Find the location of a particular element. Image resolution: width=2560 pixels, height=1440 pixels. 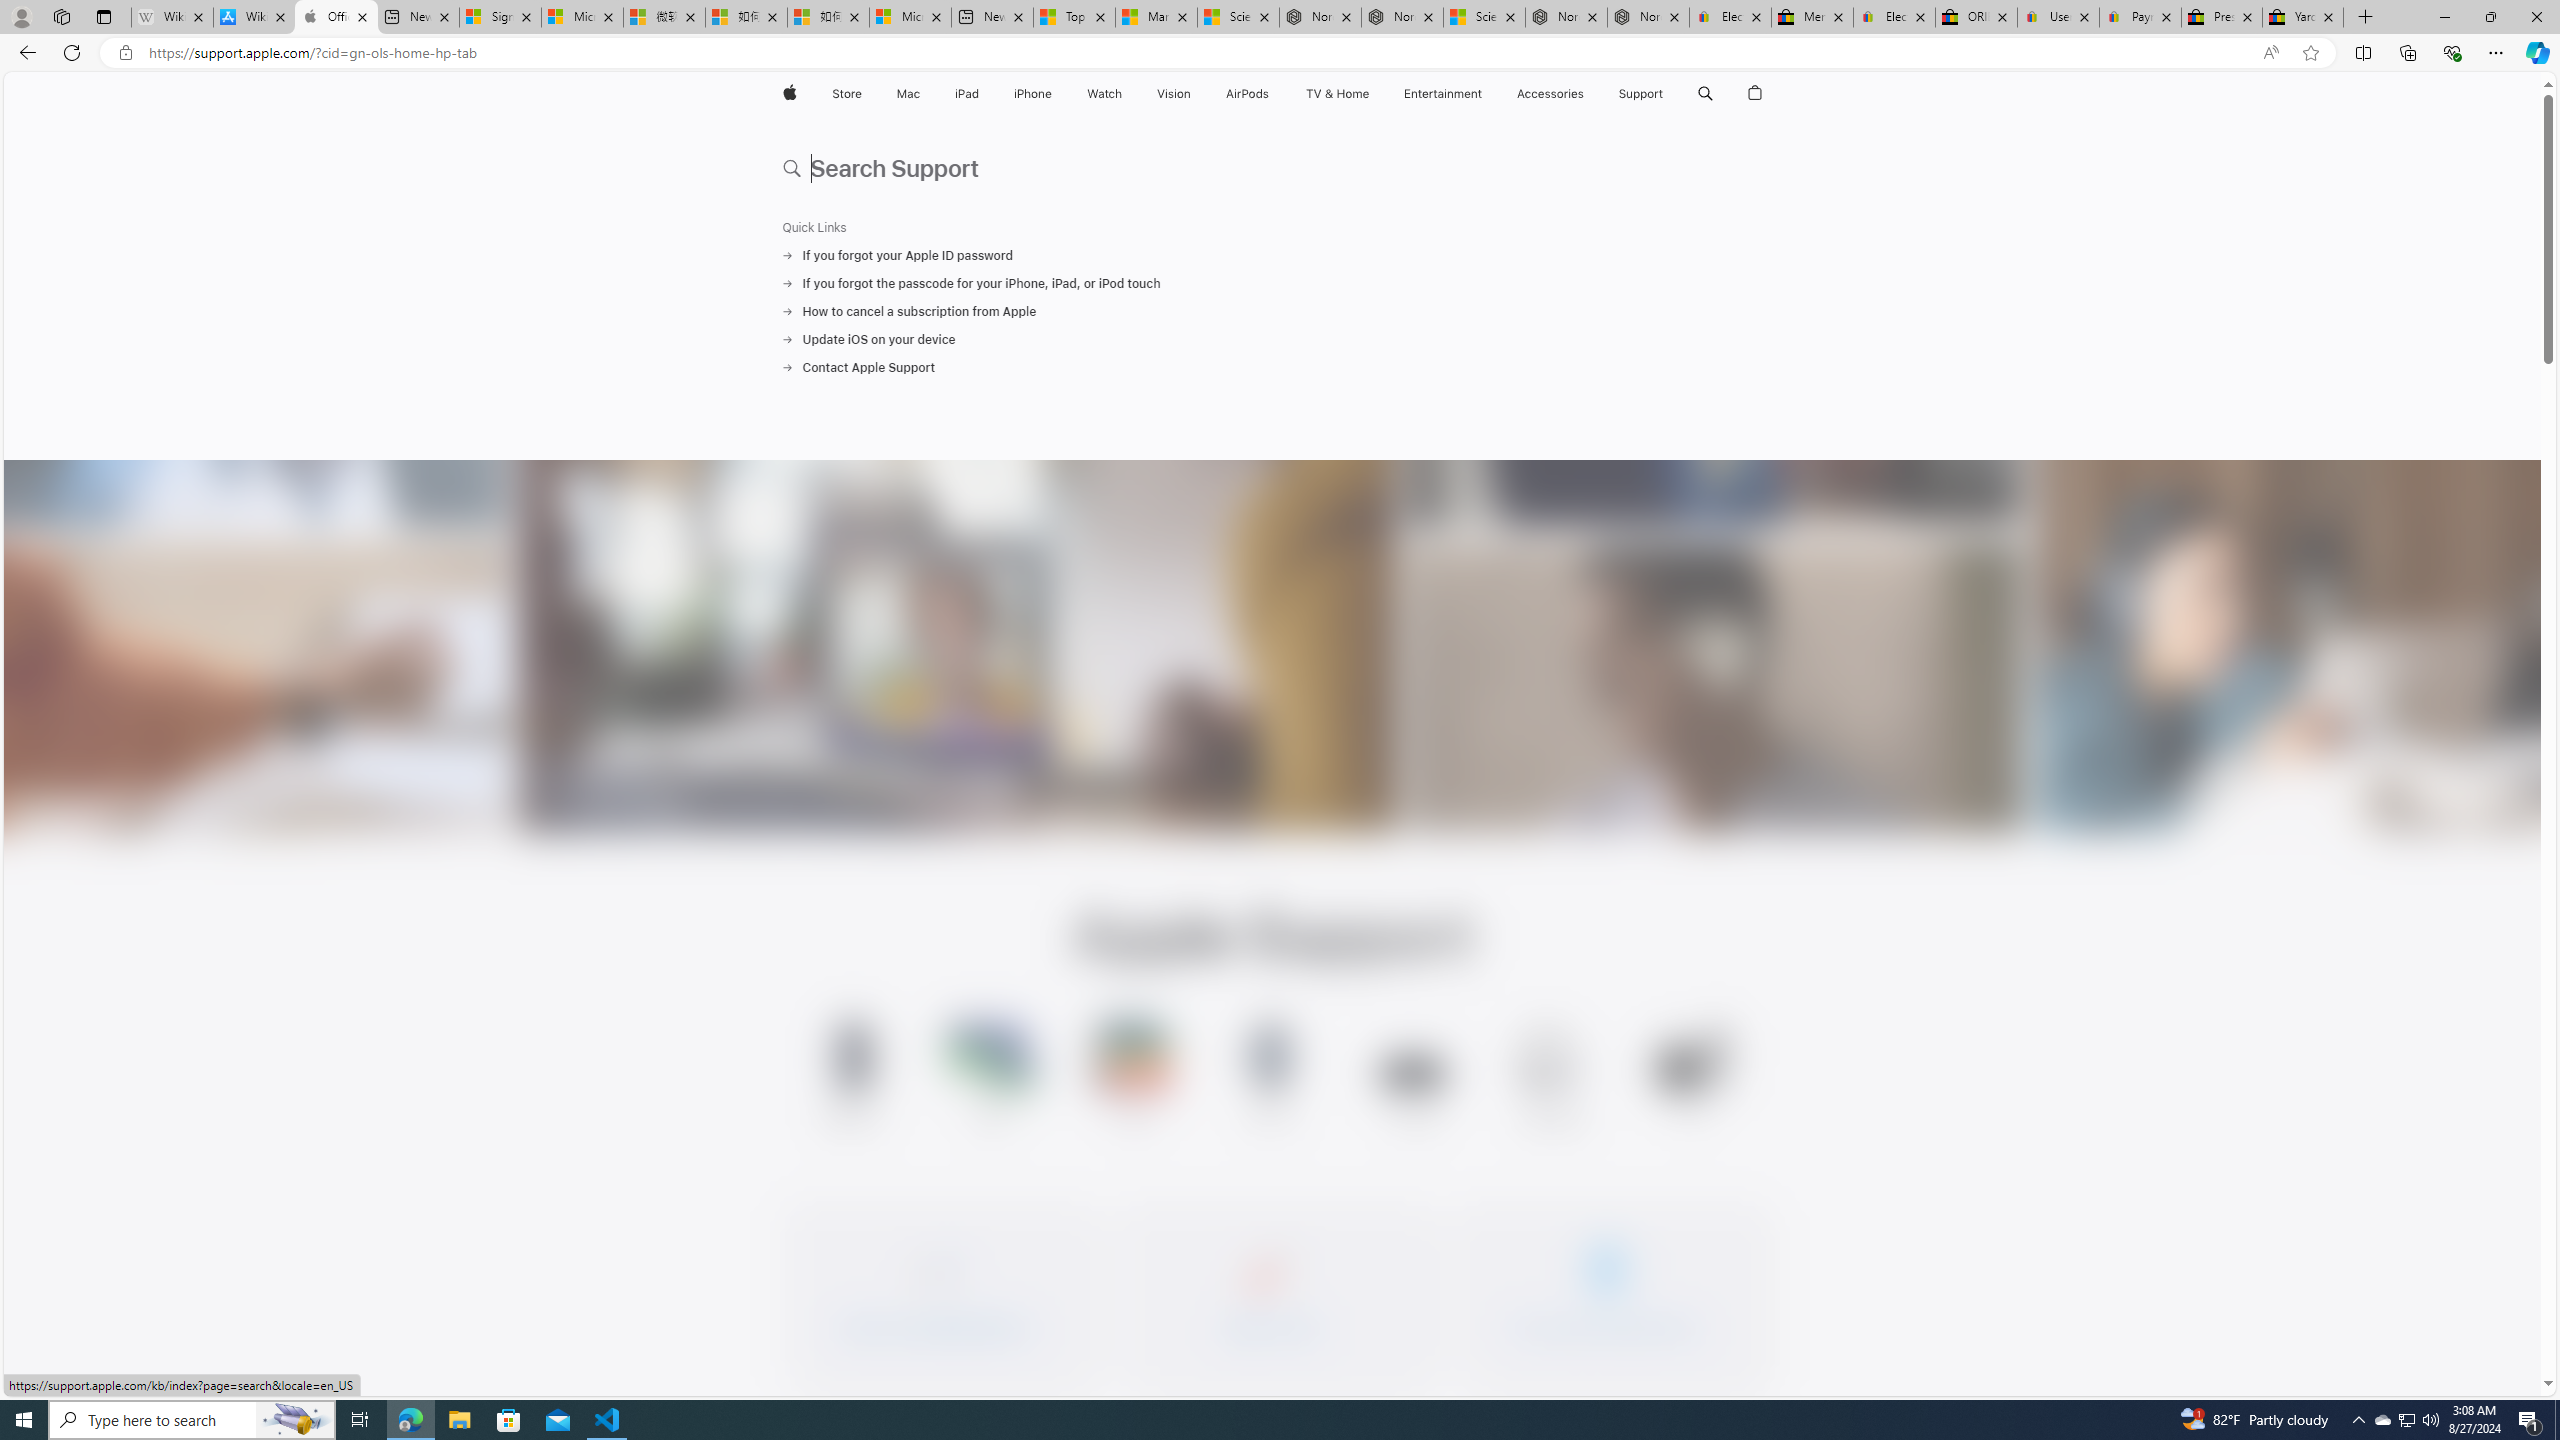

'iPhone menu' is located at coordinates (1055, 93).